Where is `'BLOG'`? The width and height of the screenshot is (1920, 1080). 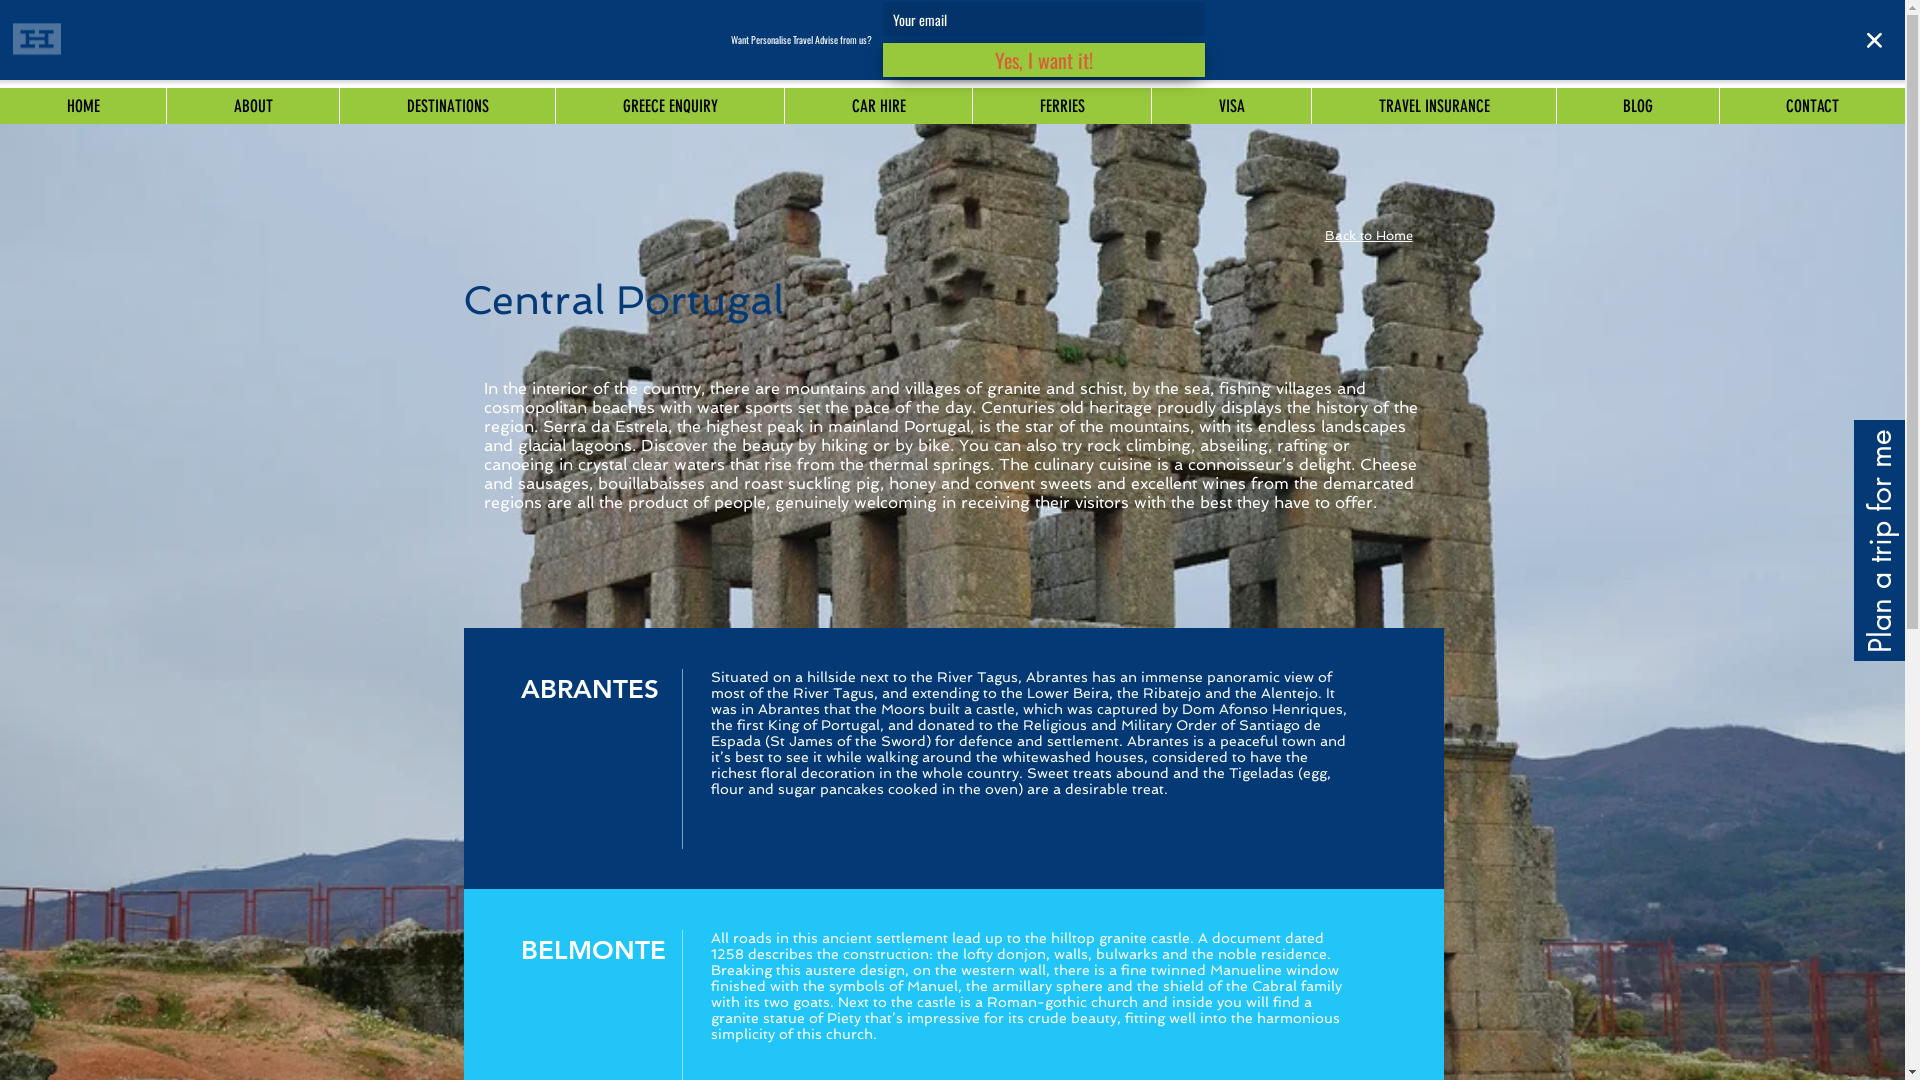 'BLOG' is located at coordinates (1554, 105).